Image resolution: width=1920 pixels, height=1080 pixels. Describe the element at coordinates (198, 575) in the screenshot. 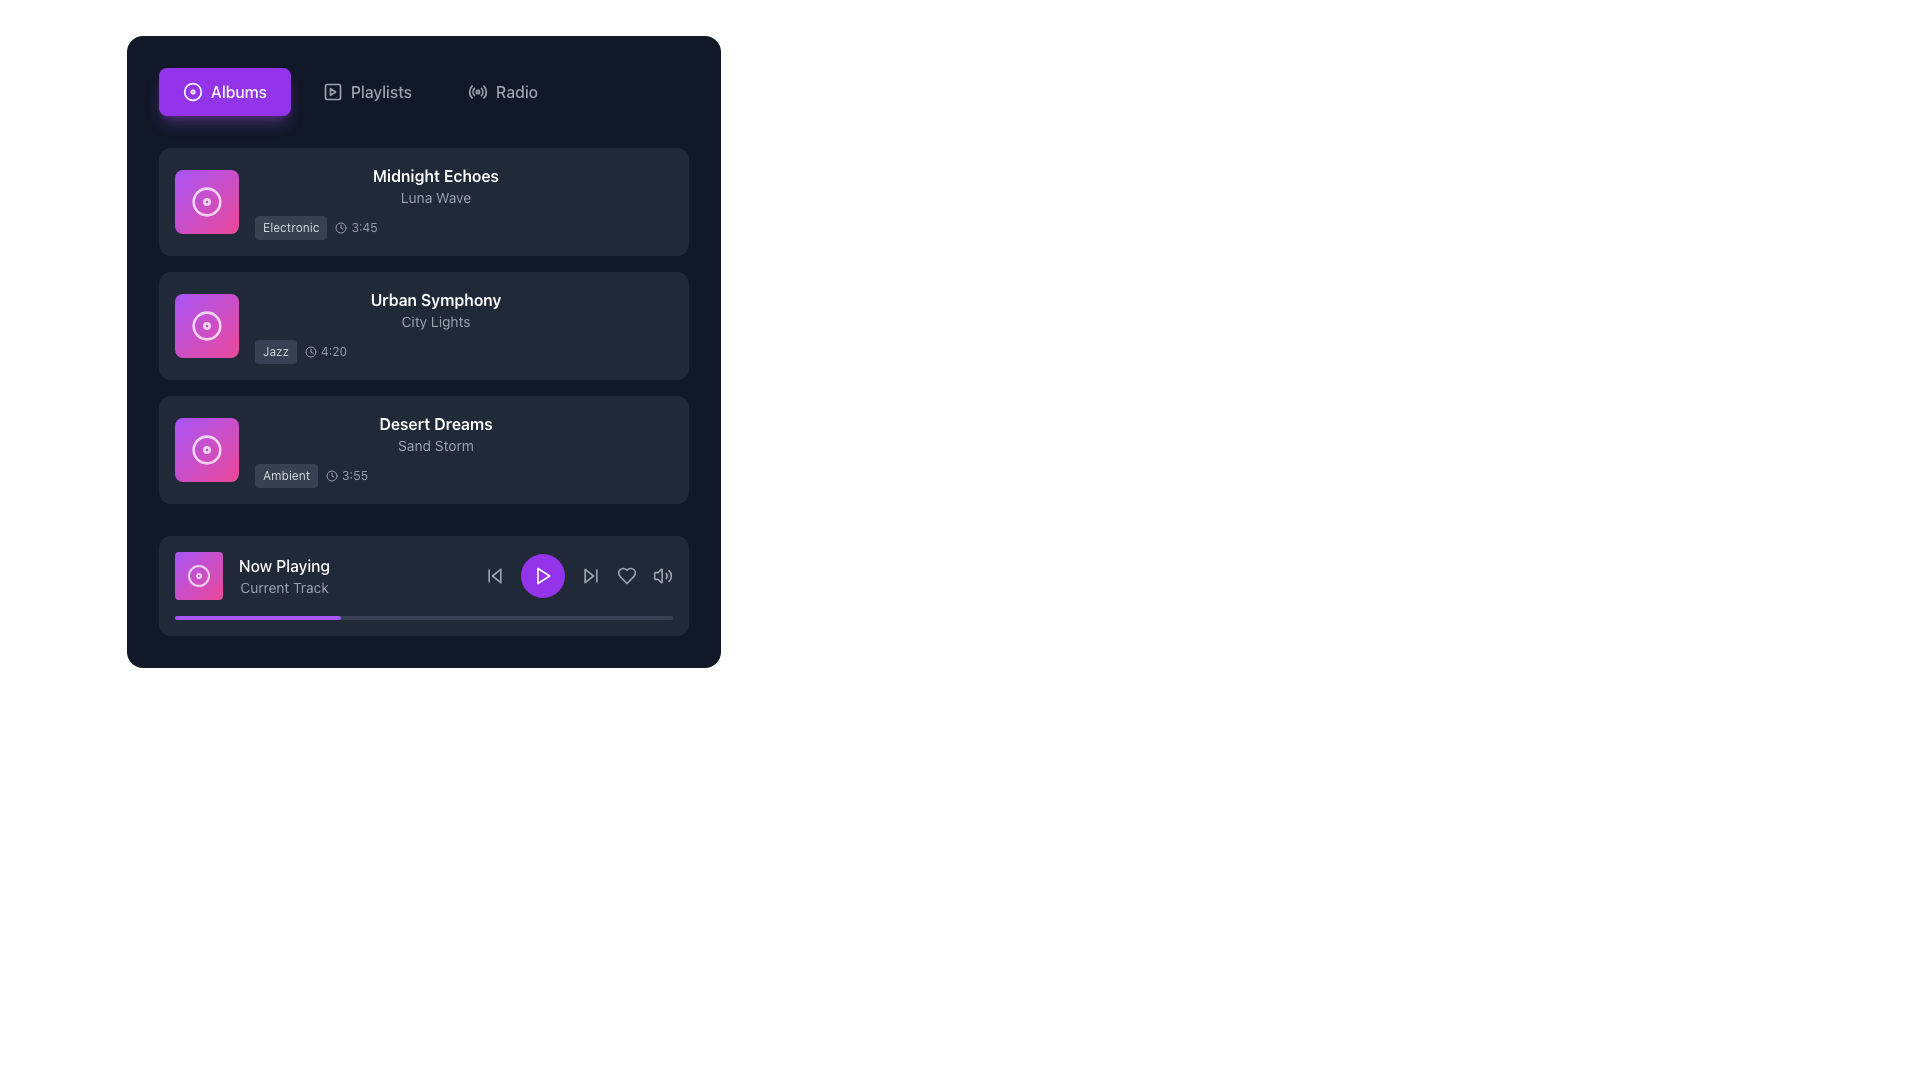

I see `the circular playback icon located in the 'Now Playing' section, which is positioned left of the 'Now Playing' text and above the progress bar` at that location.